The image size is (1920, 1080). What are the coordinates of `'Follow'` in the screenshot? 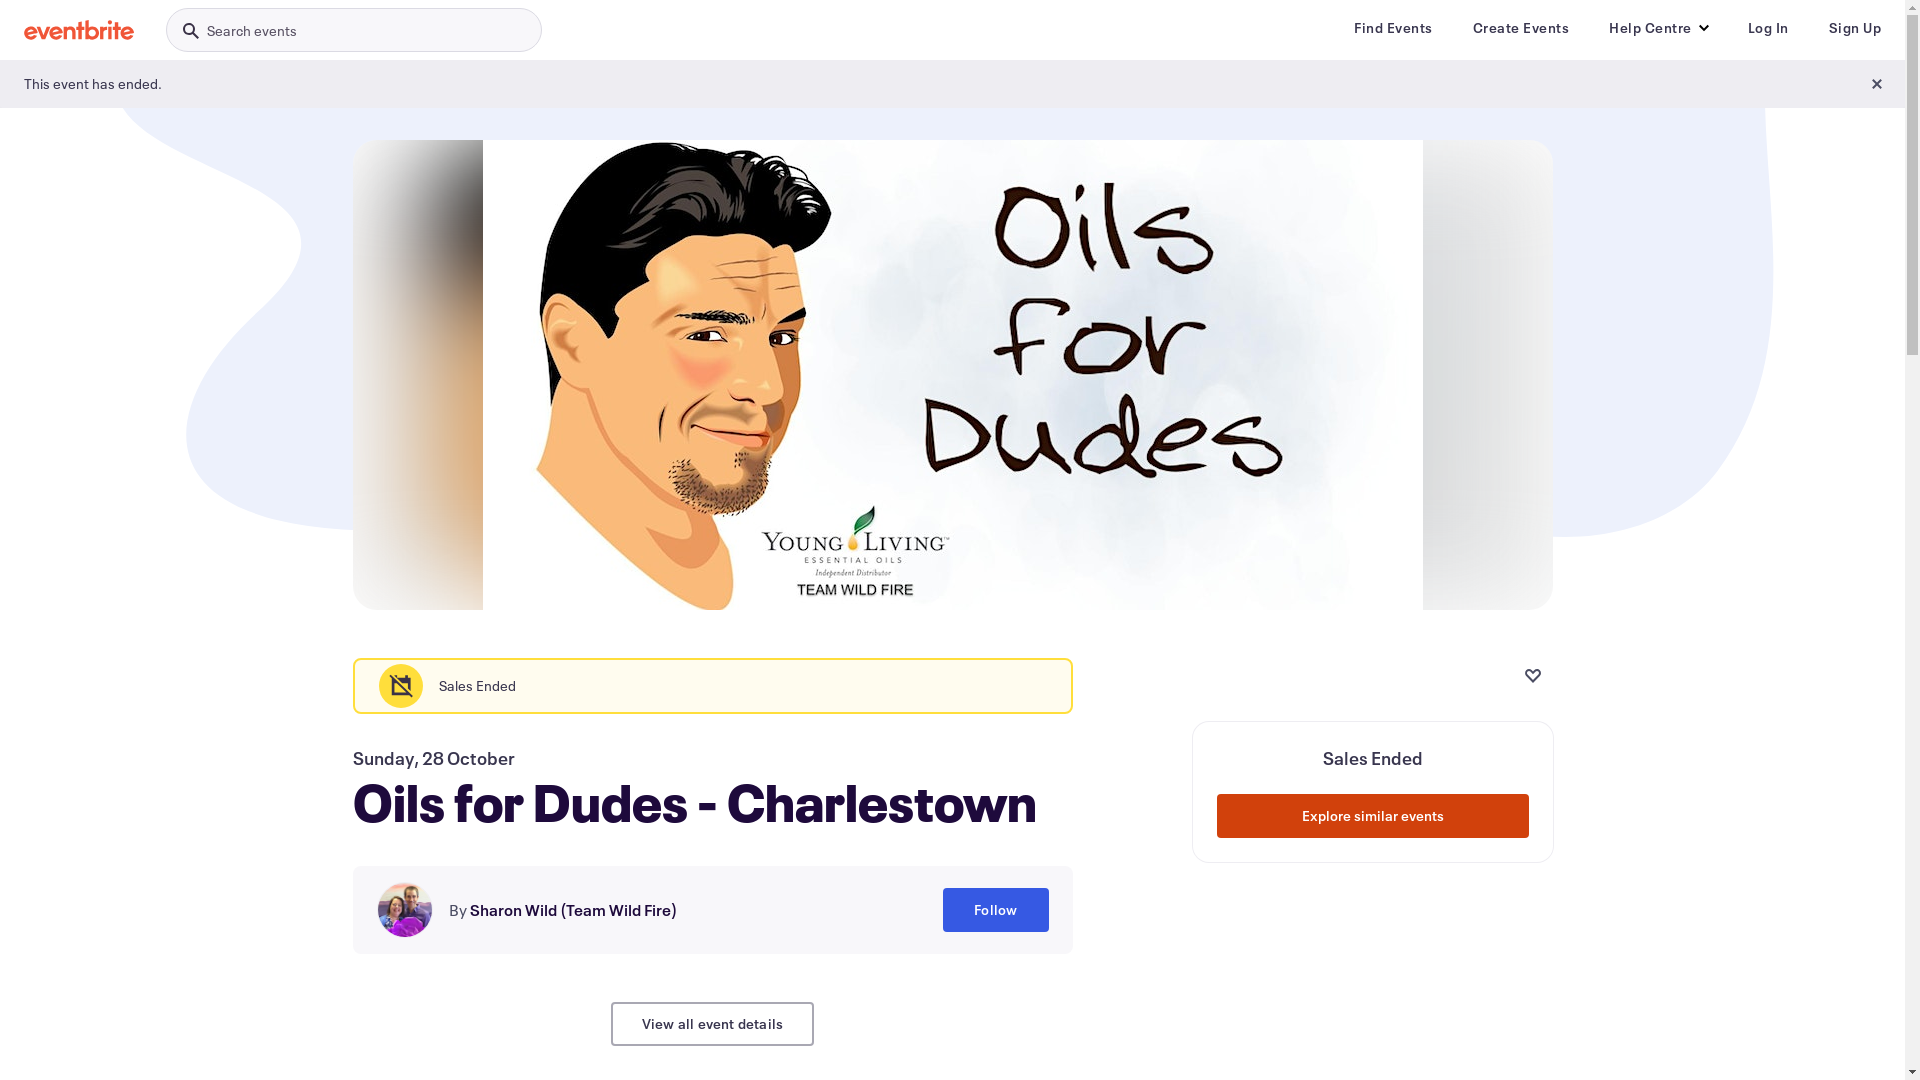 It's located at (995, 910).